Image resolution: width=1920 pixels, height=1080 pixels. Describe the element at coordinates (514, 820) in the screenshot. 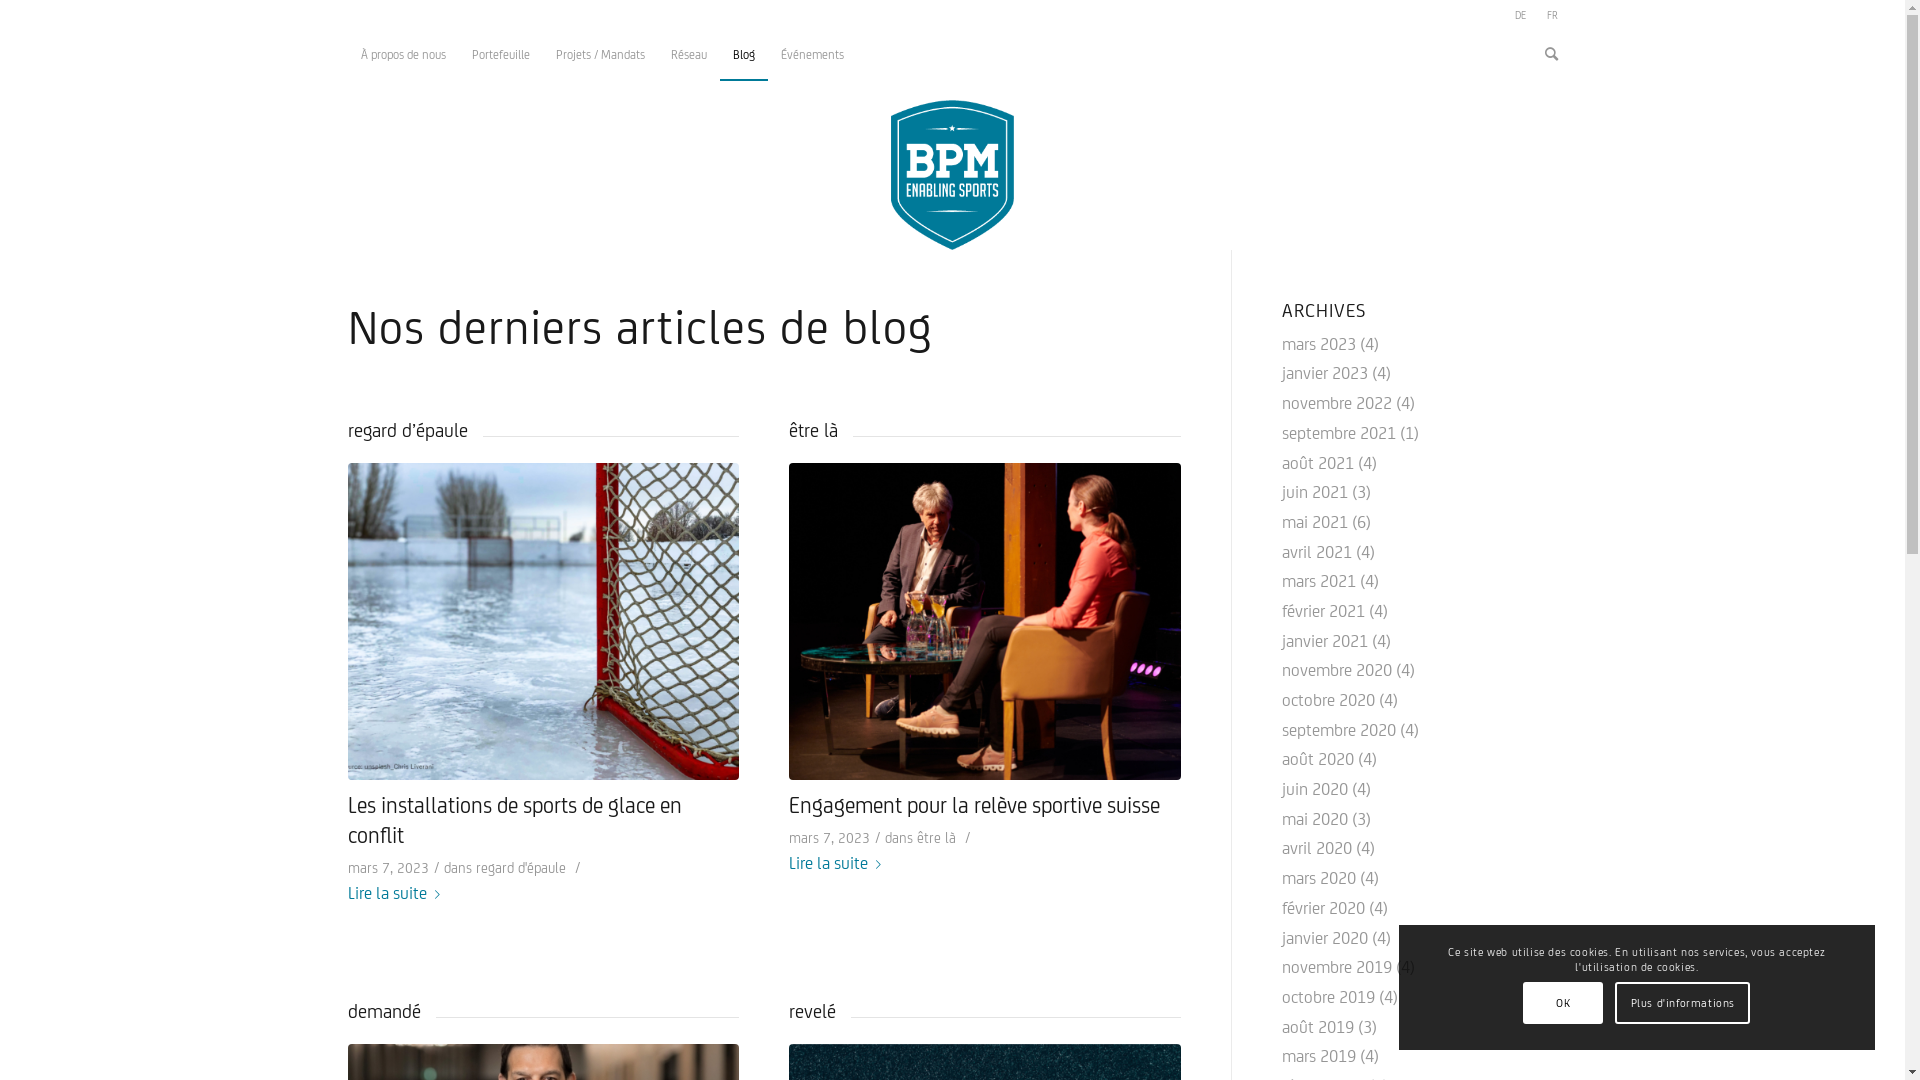

I see `'Les installations de sports de glace en conflit'` at that location.